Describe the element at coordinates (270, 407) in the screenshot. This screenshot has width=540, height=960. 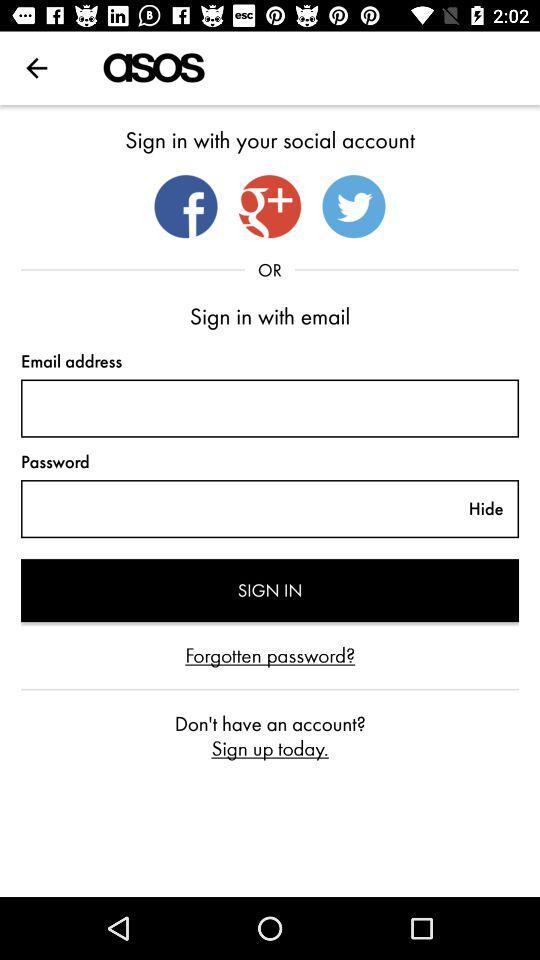
I see `text` at that location.